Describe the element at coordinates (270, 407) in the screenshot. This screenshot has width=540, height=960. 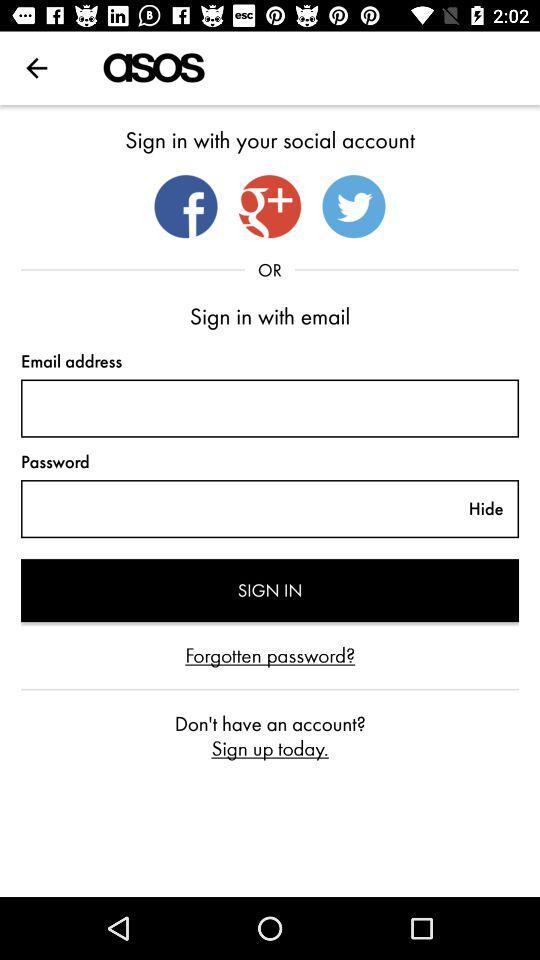
I see `text` at that location.